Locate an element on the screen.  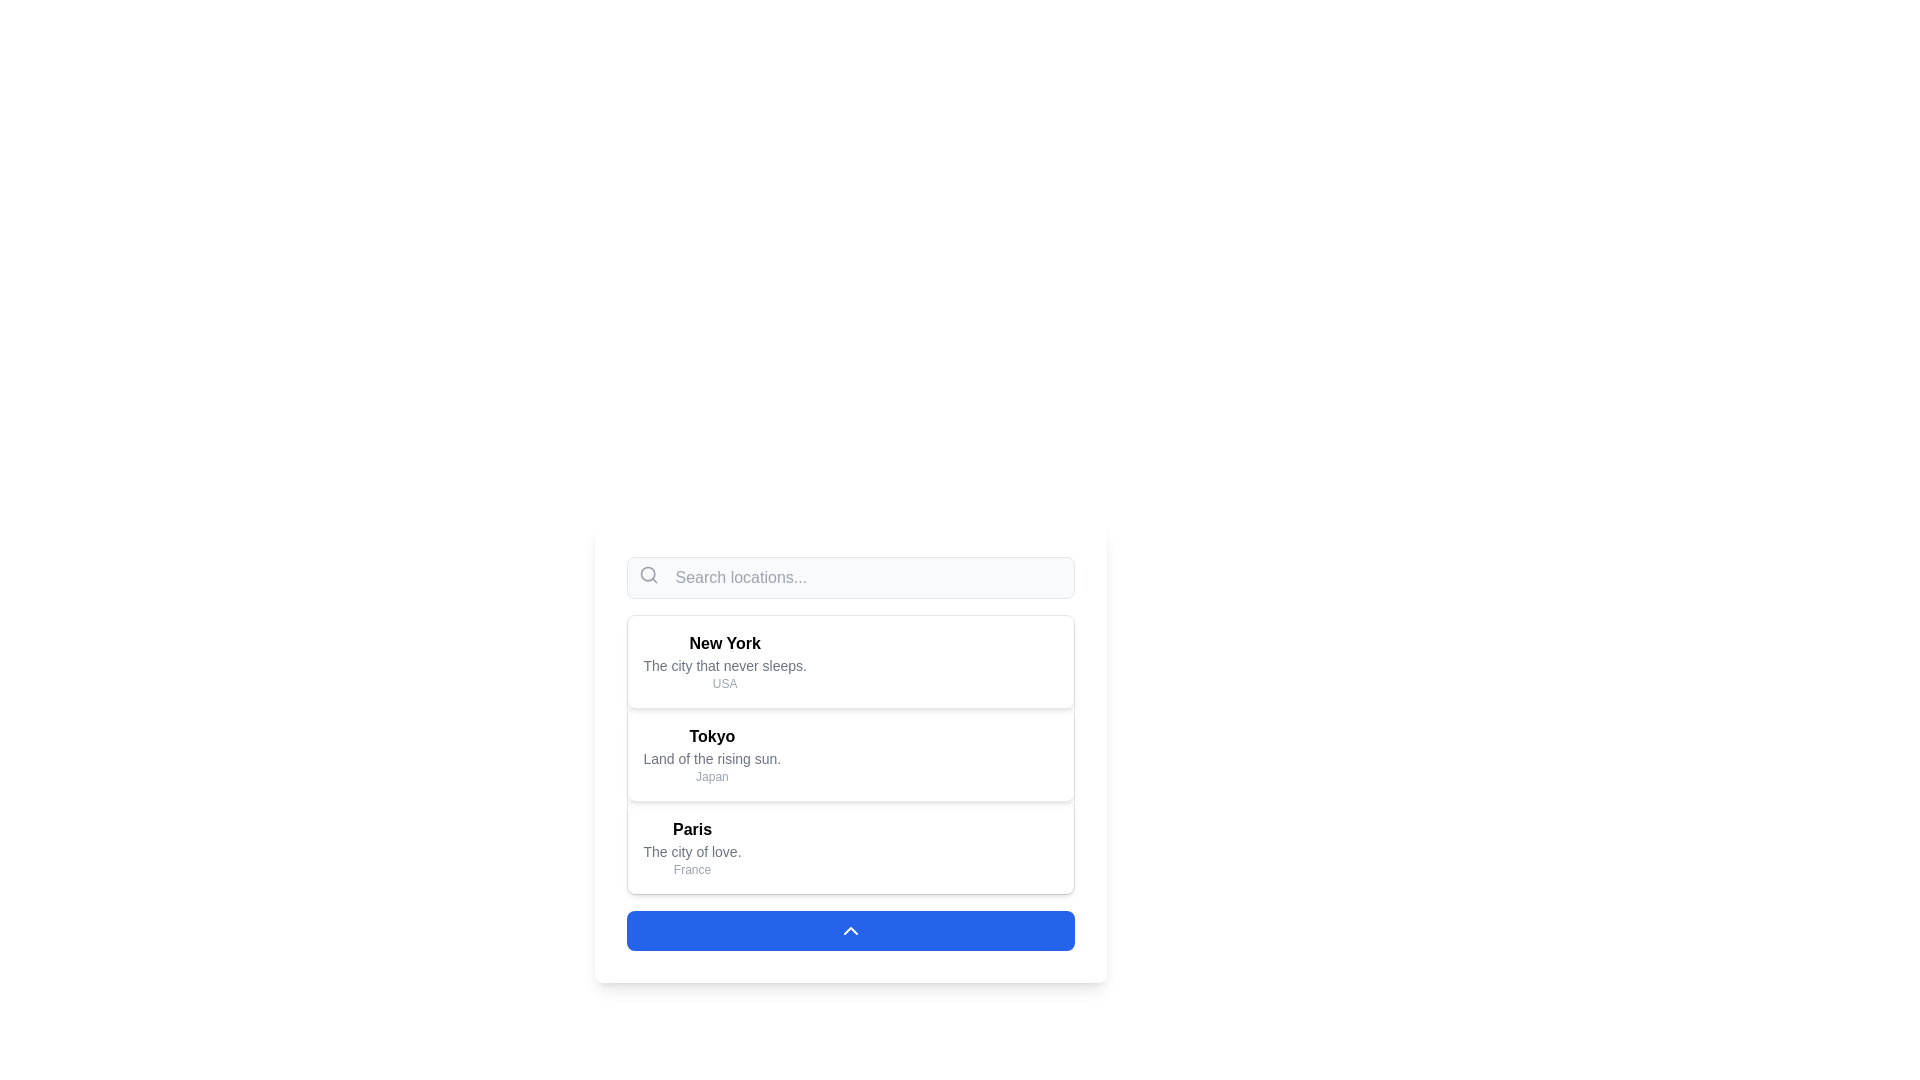
the card labeled 'Tokyo' is located at coordinates (850, 753).